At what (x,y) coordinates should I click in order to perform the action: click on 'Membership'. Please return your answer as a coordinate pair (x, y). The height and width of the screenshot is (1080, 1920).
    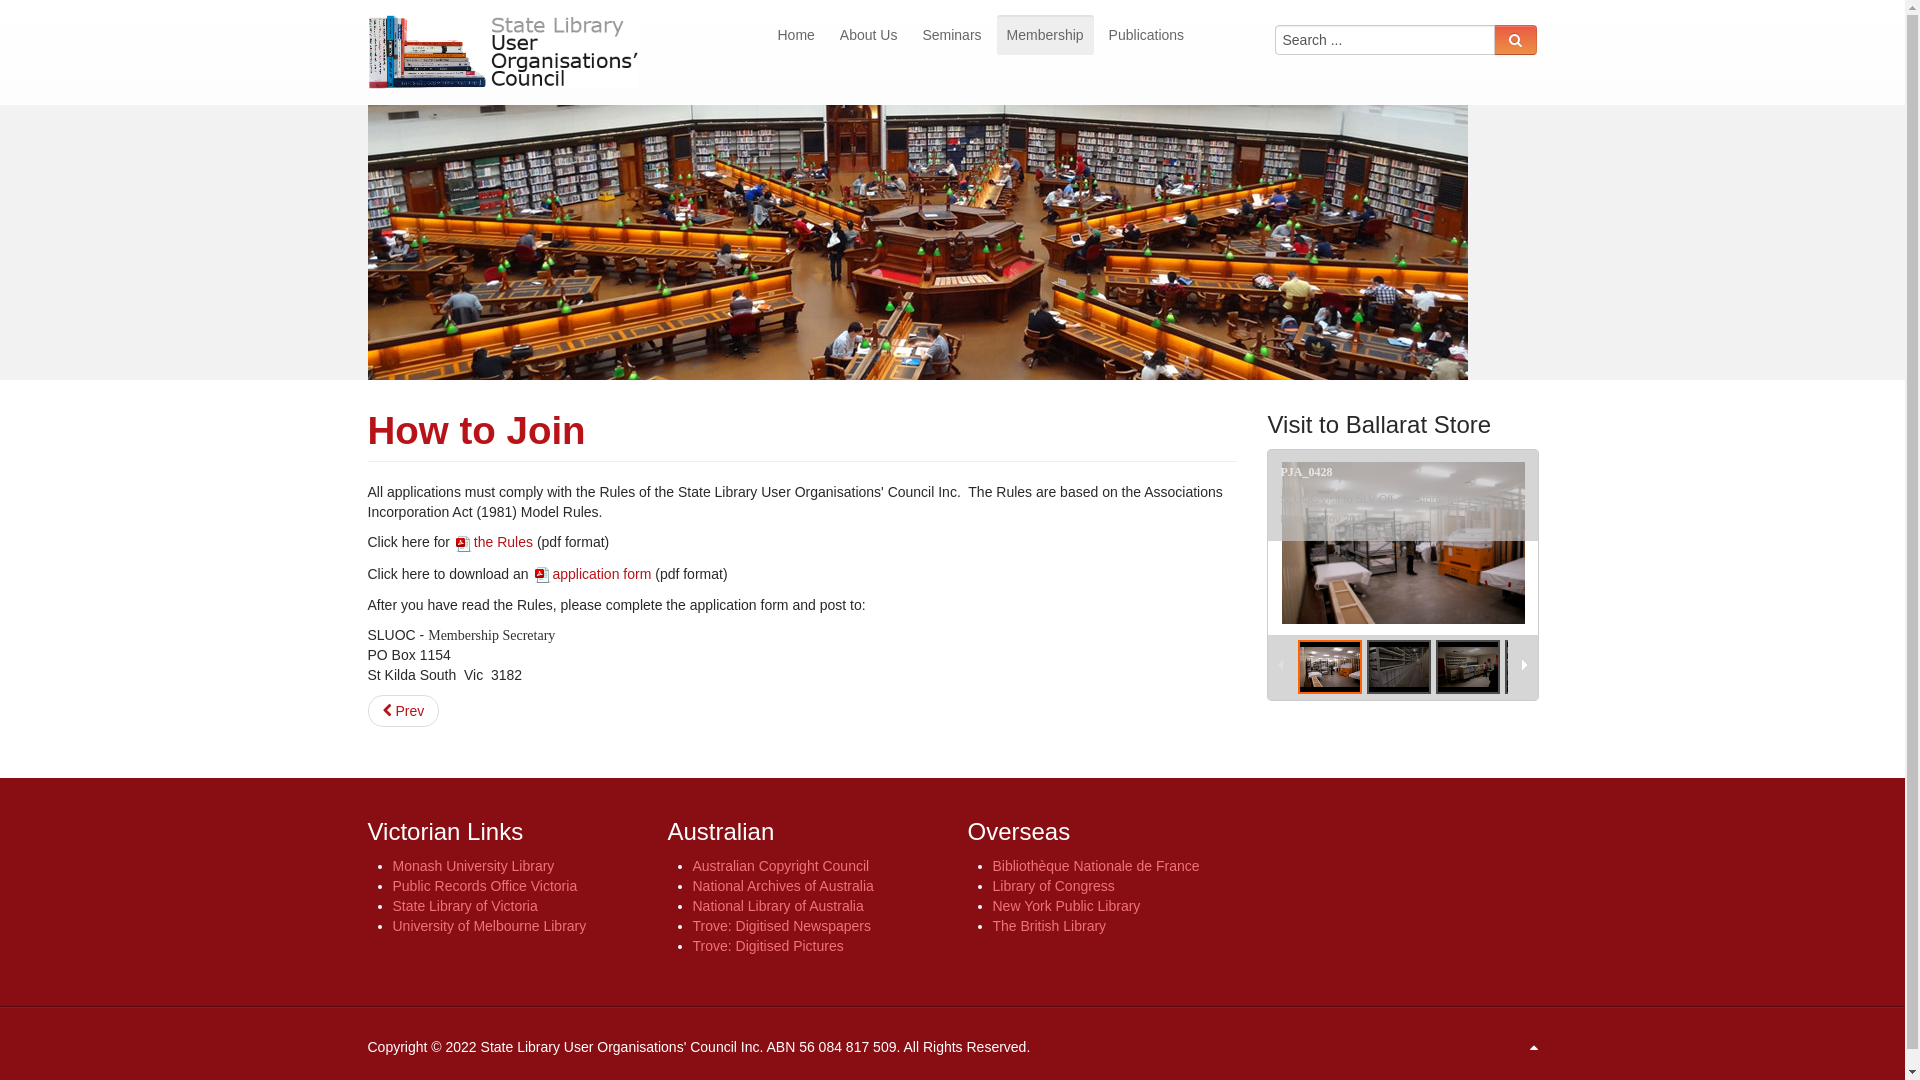
    Looking at the image, I should click on (1044, 34).